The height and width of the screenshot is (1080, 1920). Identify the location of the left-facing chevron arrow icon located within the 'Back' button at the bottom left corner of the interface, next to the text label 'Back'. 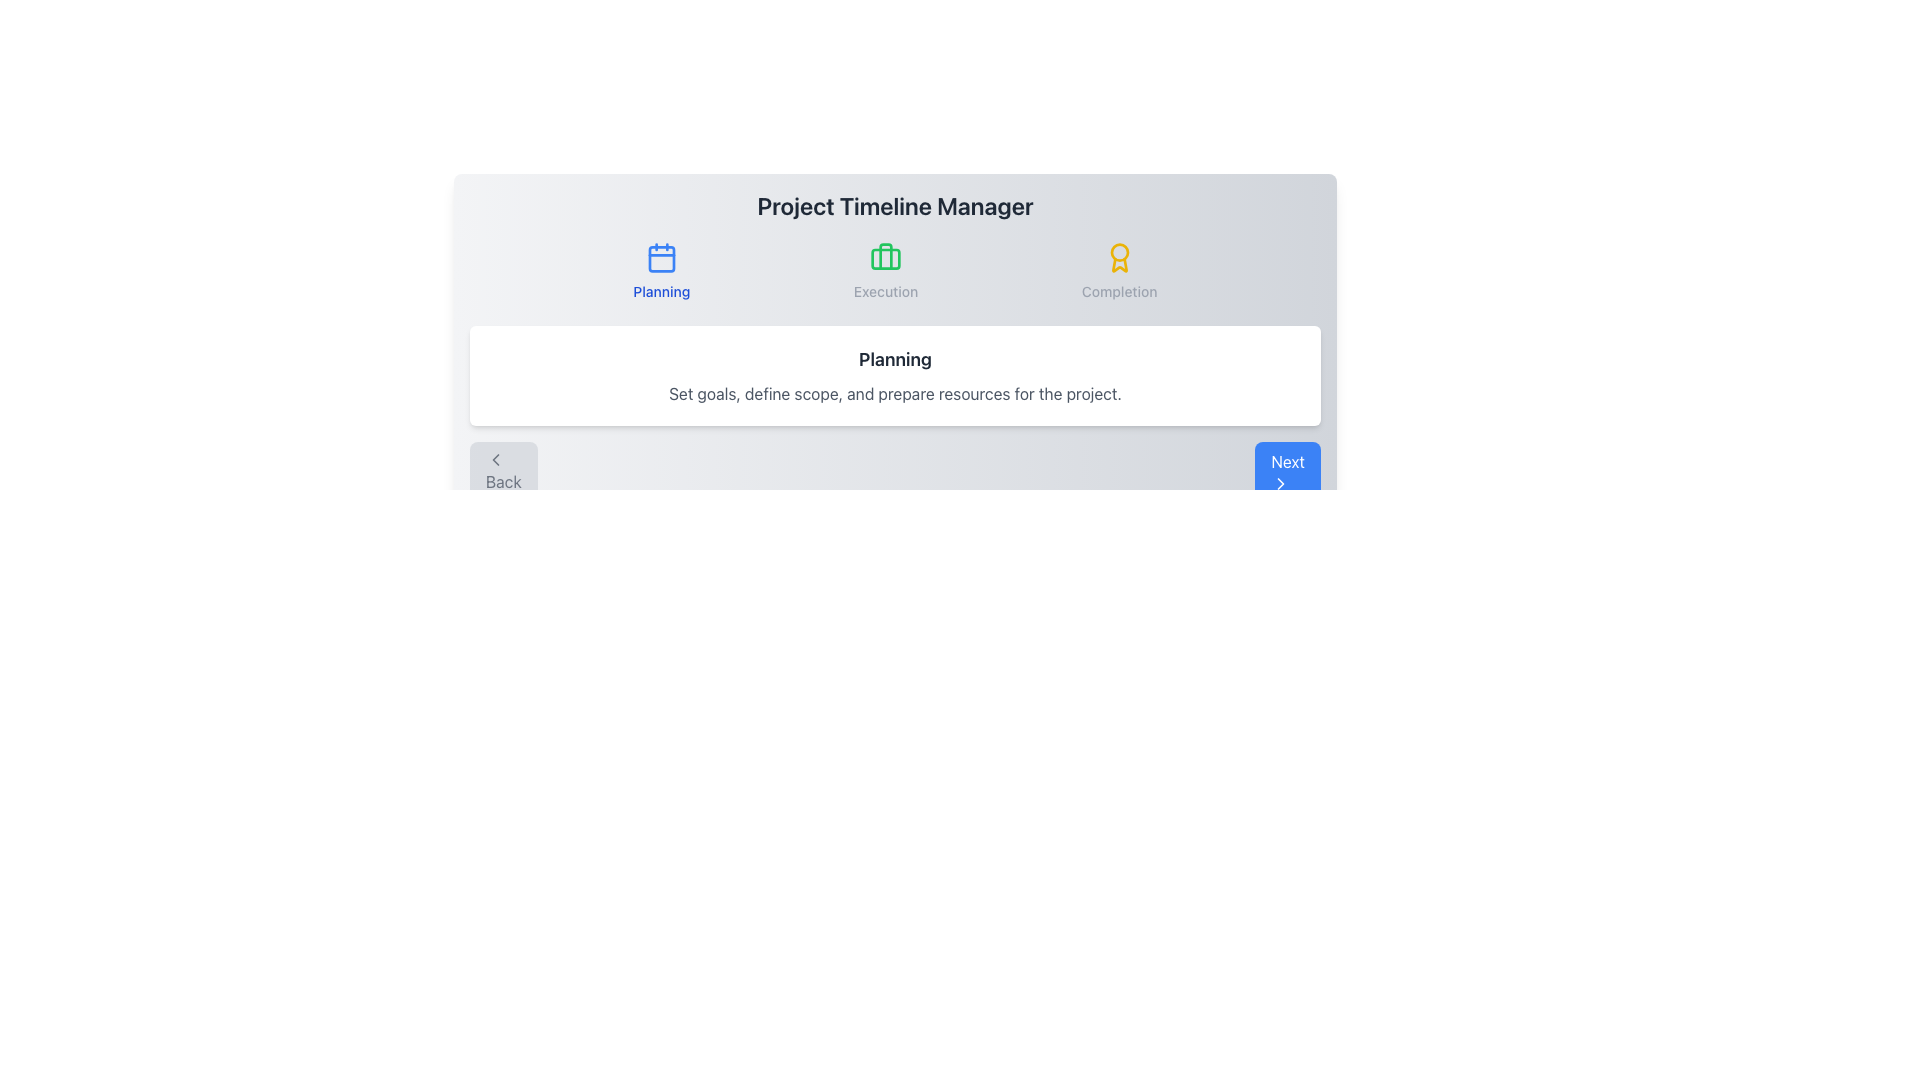
(495, 459).